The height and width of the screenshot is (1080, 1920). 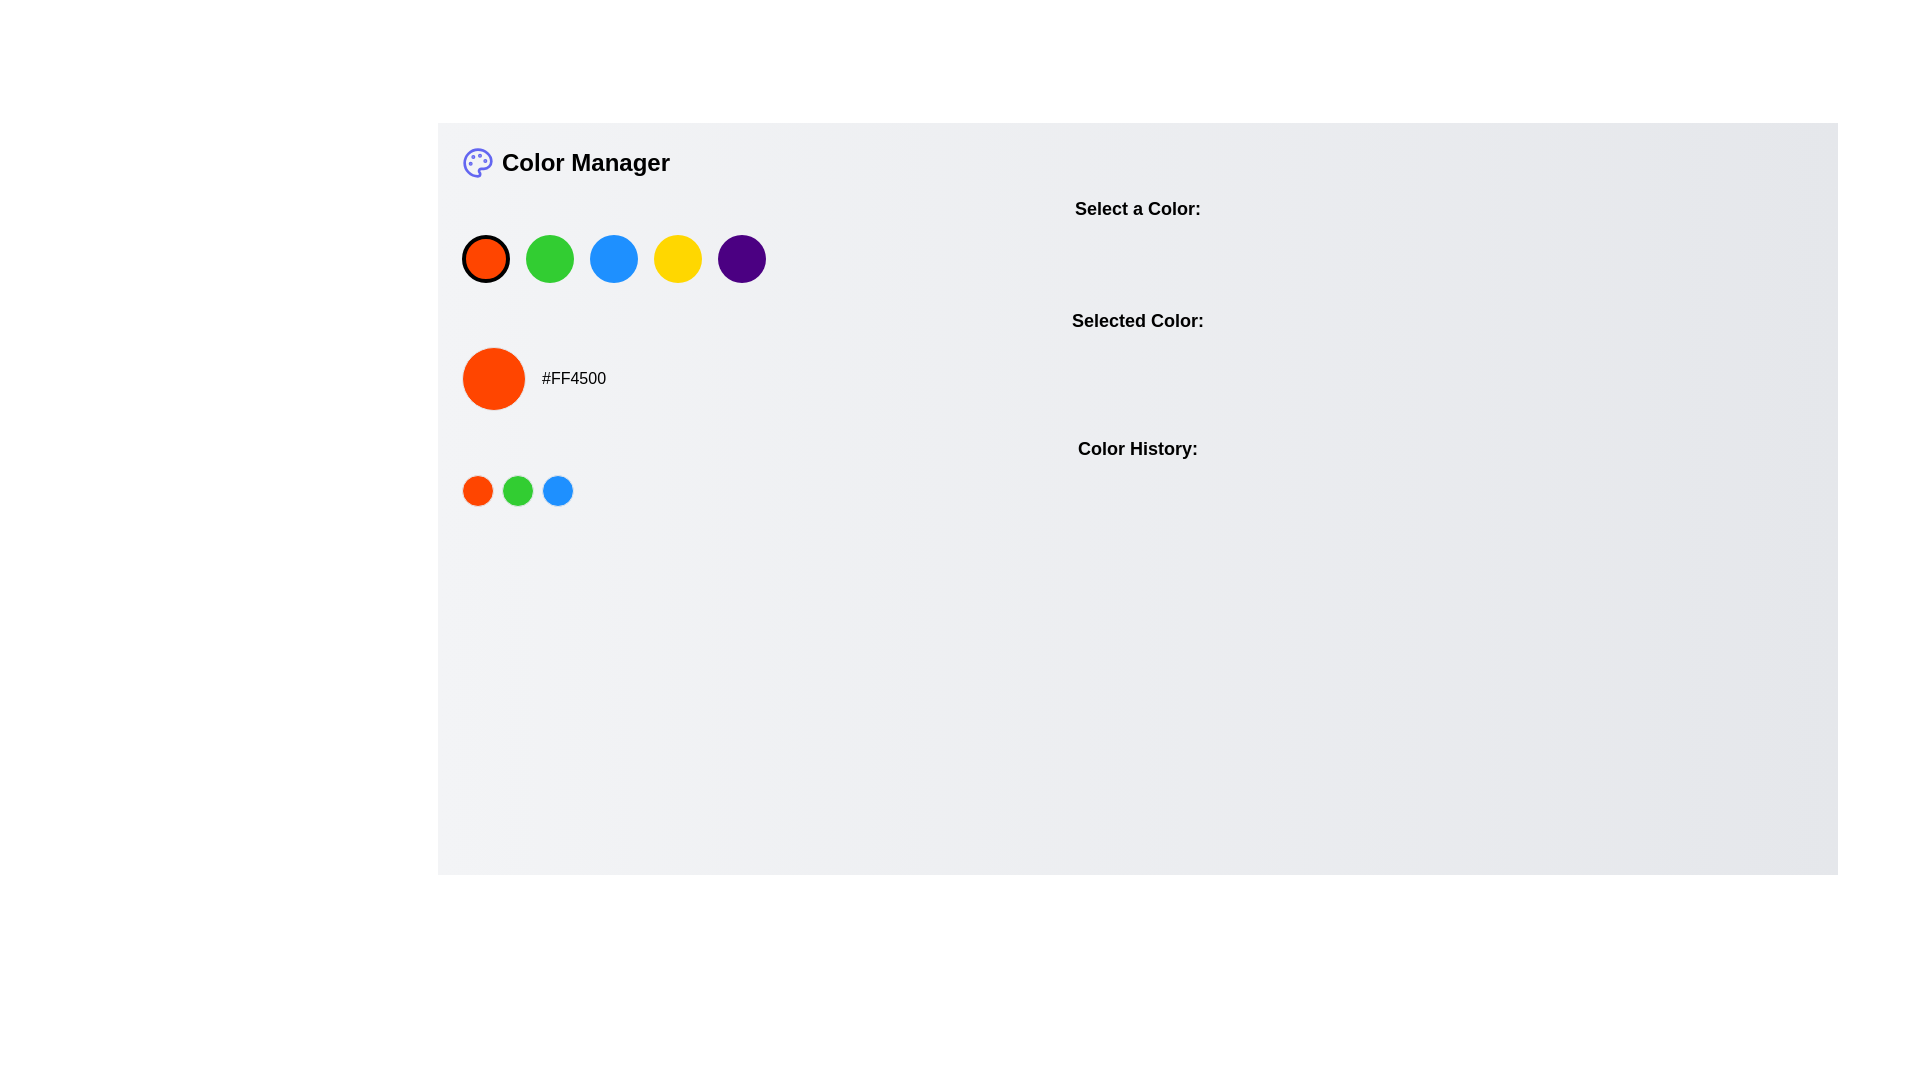 What do you see at coordinates (1137, 238) in the screenshot?
I see `the circular color button in the 'Select a Color:' section` at bounding box center [1137, 238].